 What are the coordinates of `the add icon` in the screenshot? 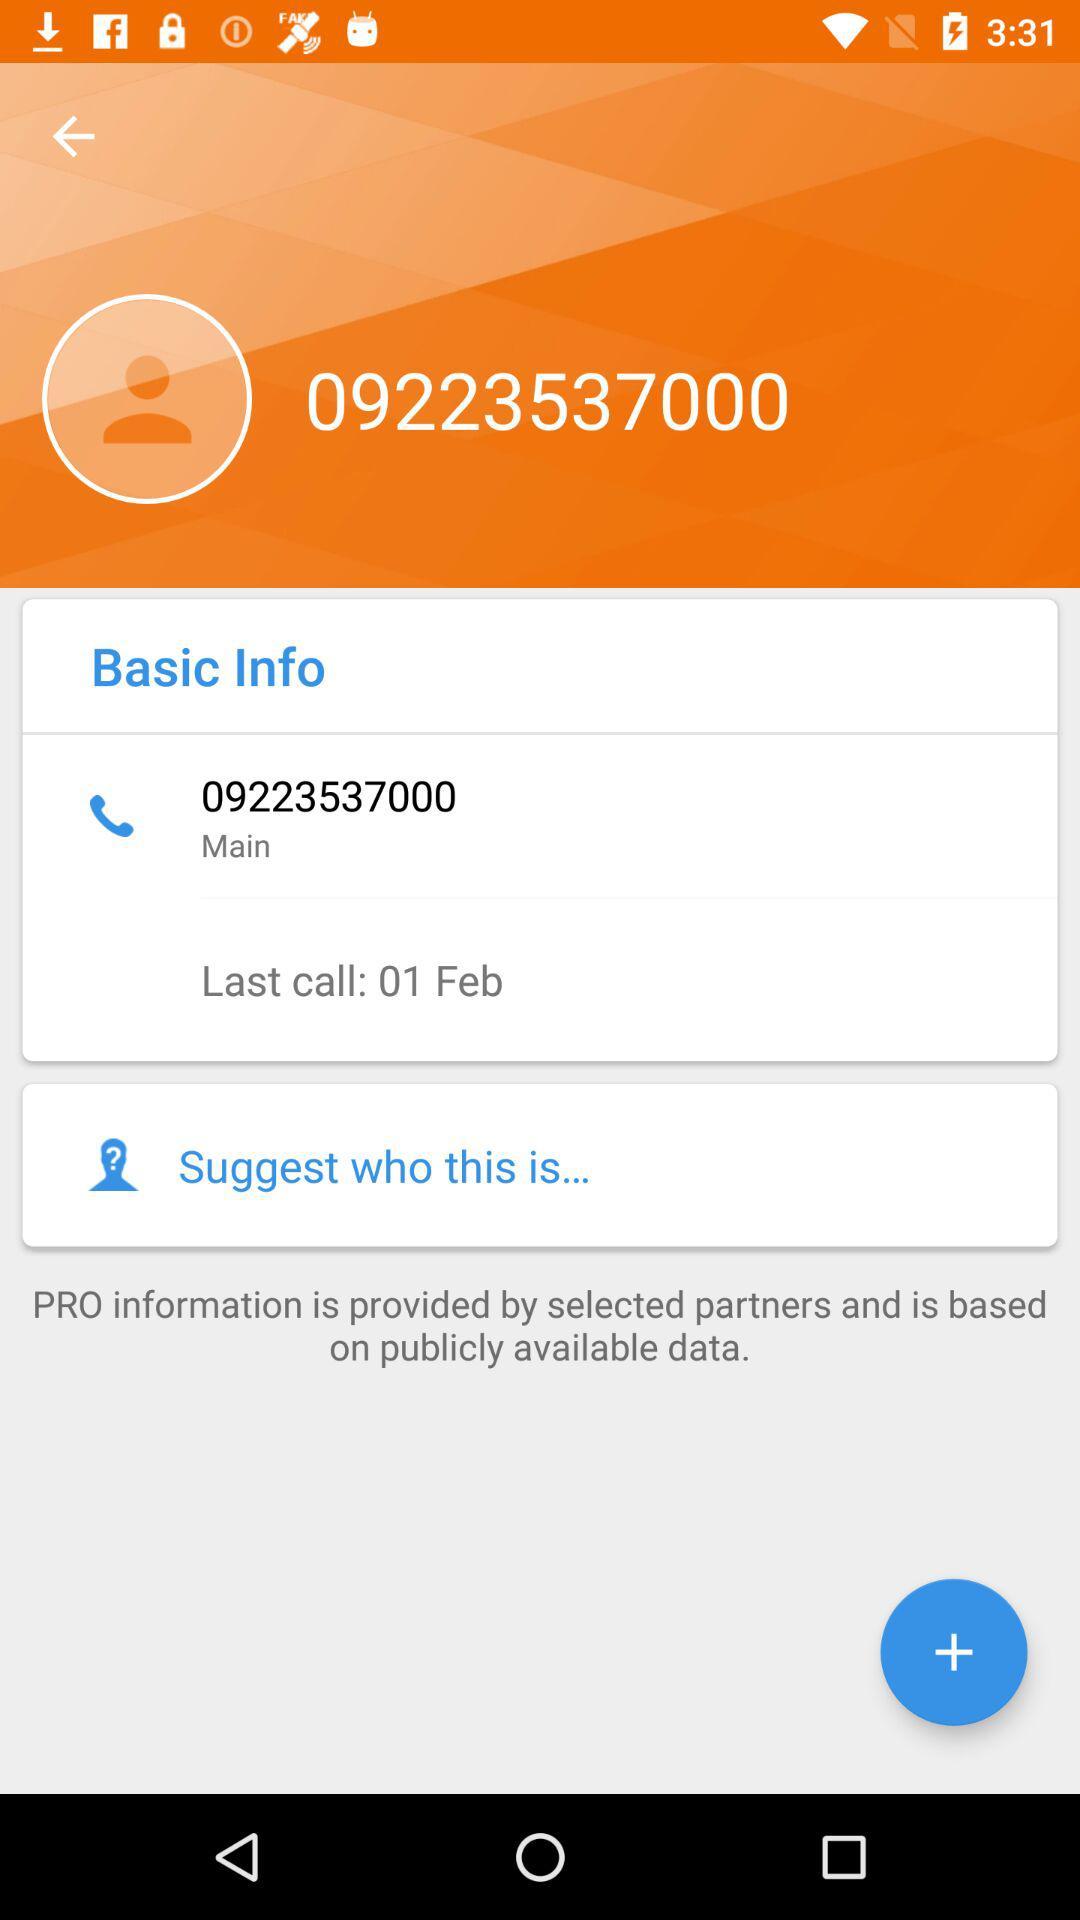 It's located at (952, 1652).